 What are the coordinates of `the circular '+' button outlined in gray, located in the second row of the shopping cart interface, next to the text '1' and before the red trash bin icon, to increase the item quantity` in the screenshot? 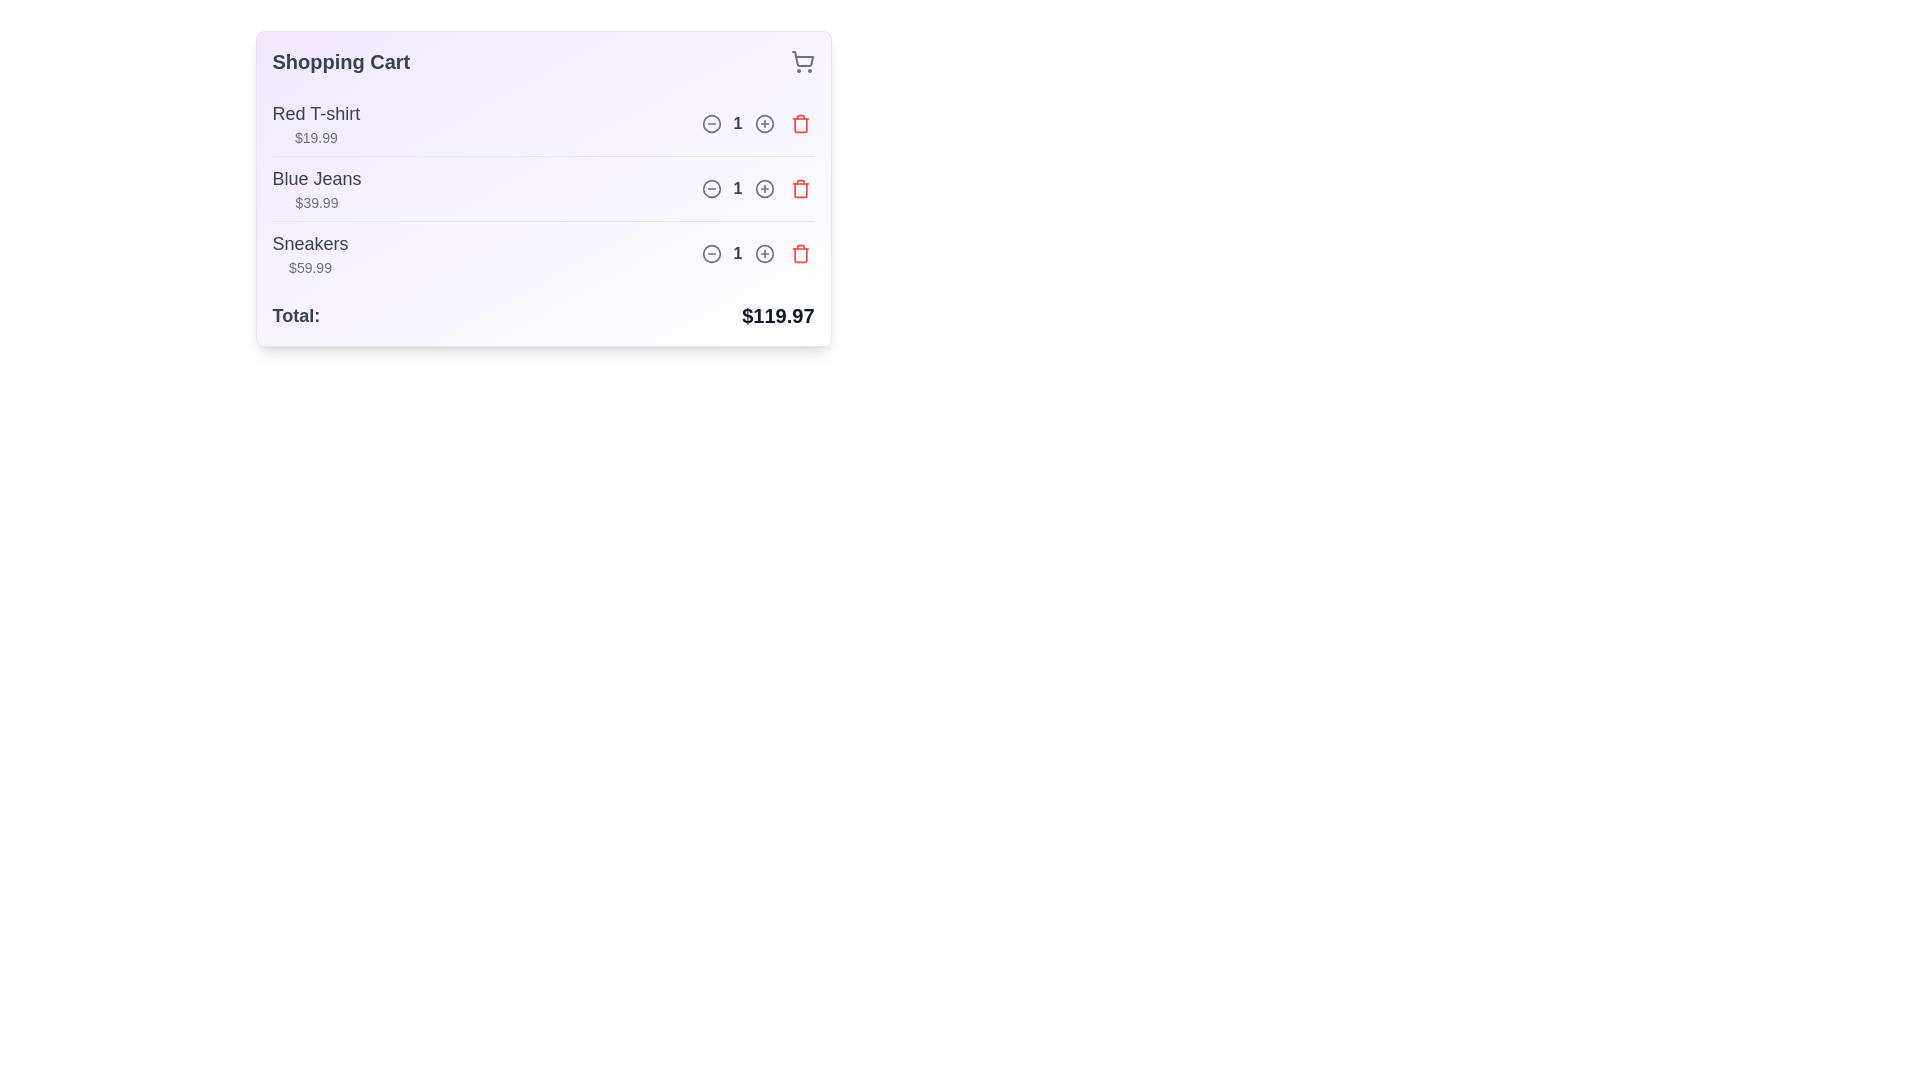 It's located at (763, 189).